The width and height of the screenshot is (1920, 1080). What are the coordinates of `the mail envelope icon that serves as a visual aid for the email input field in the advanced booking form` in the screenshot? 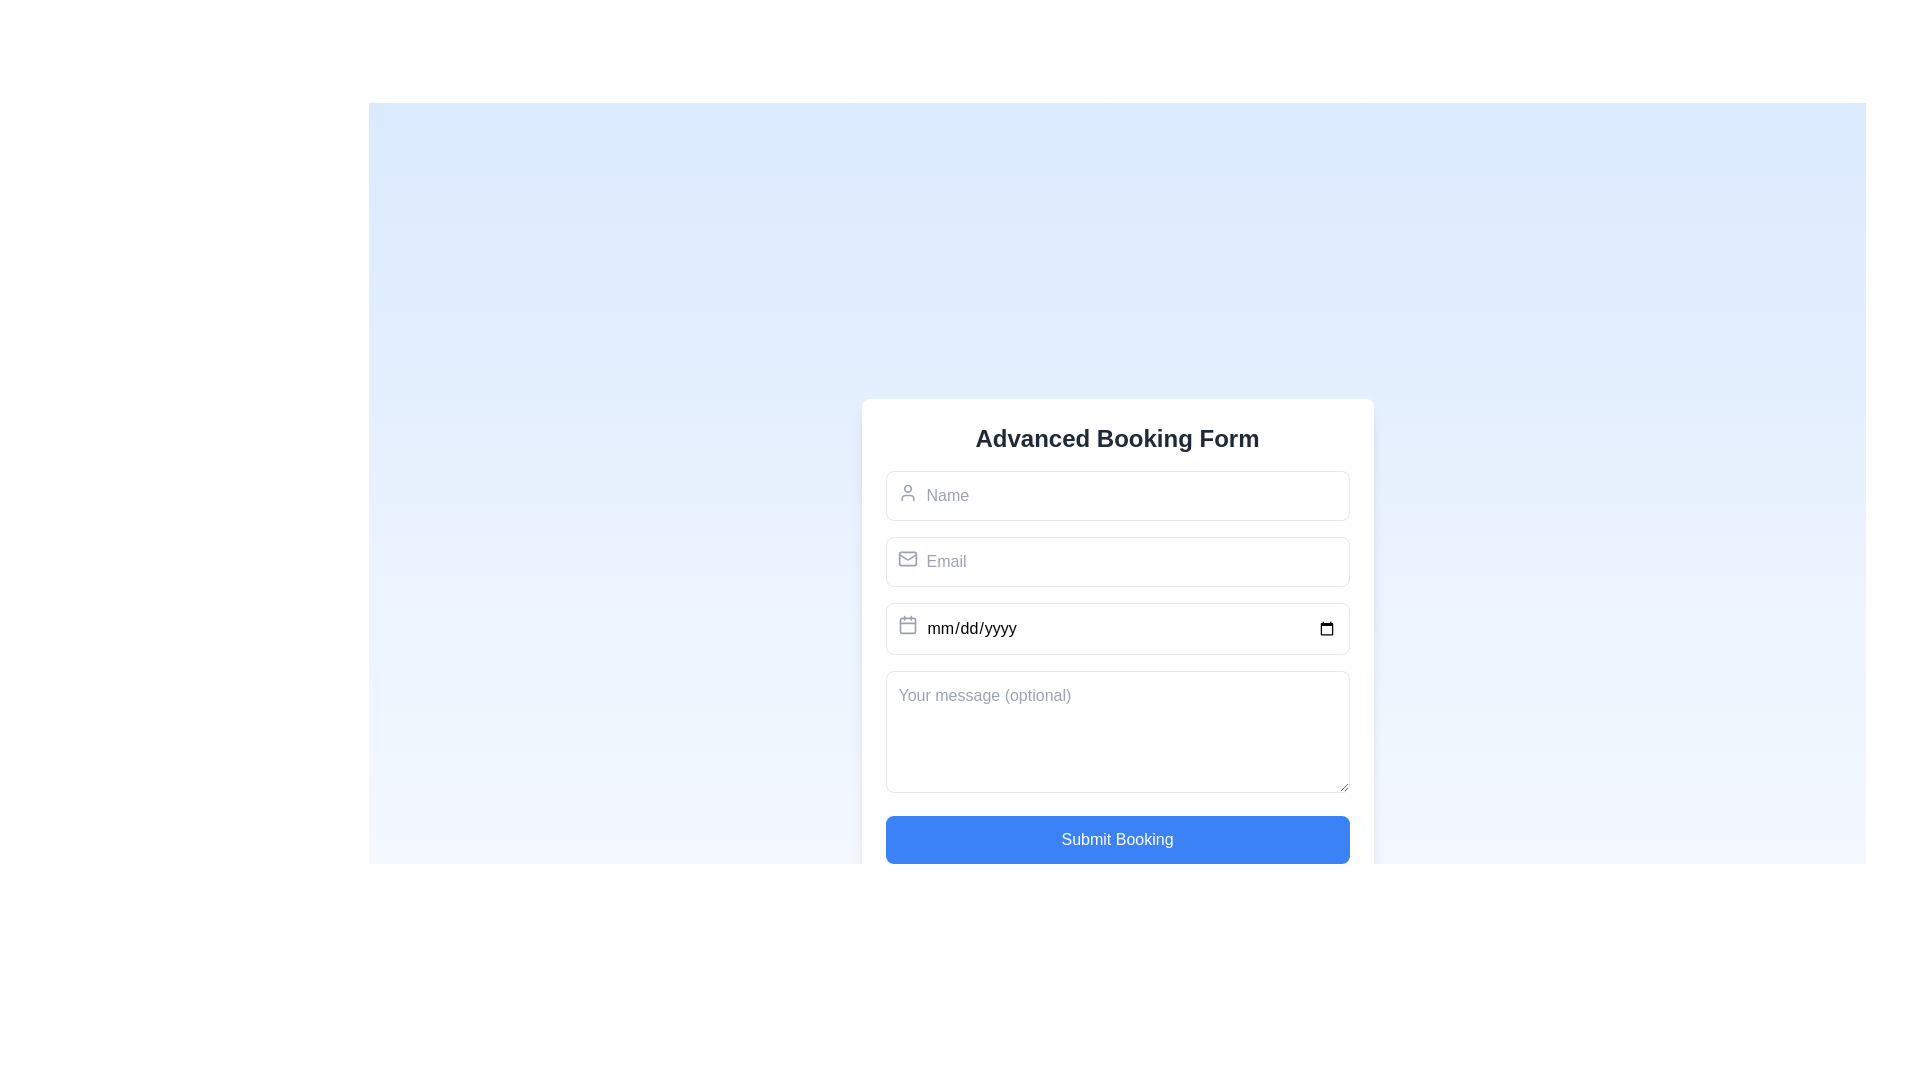 It's located at (906, 558).